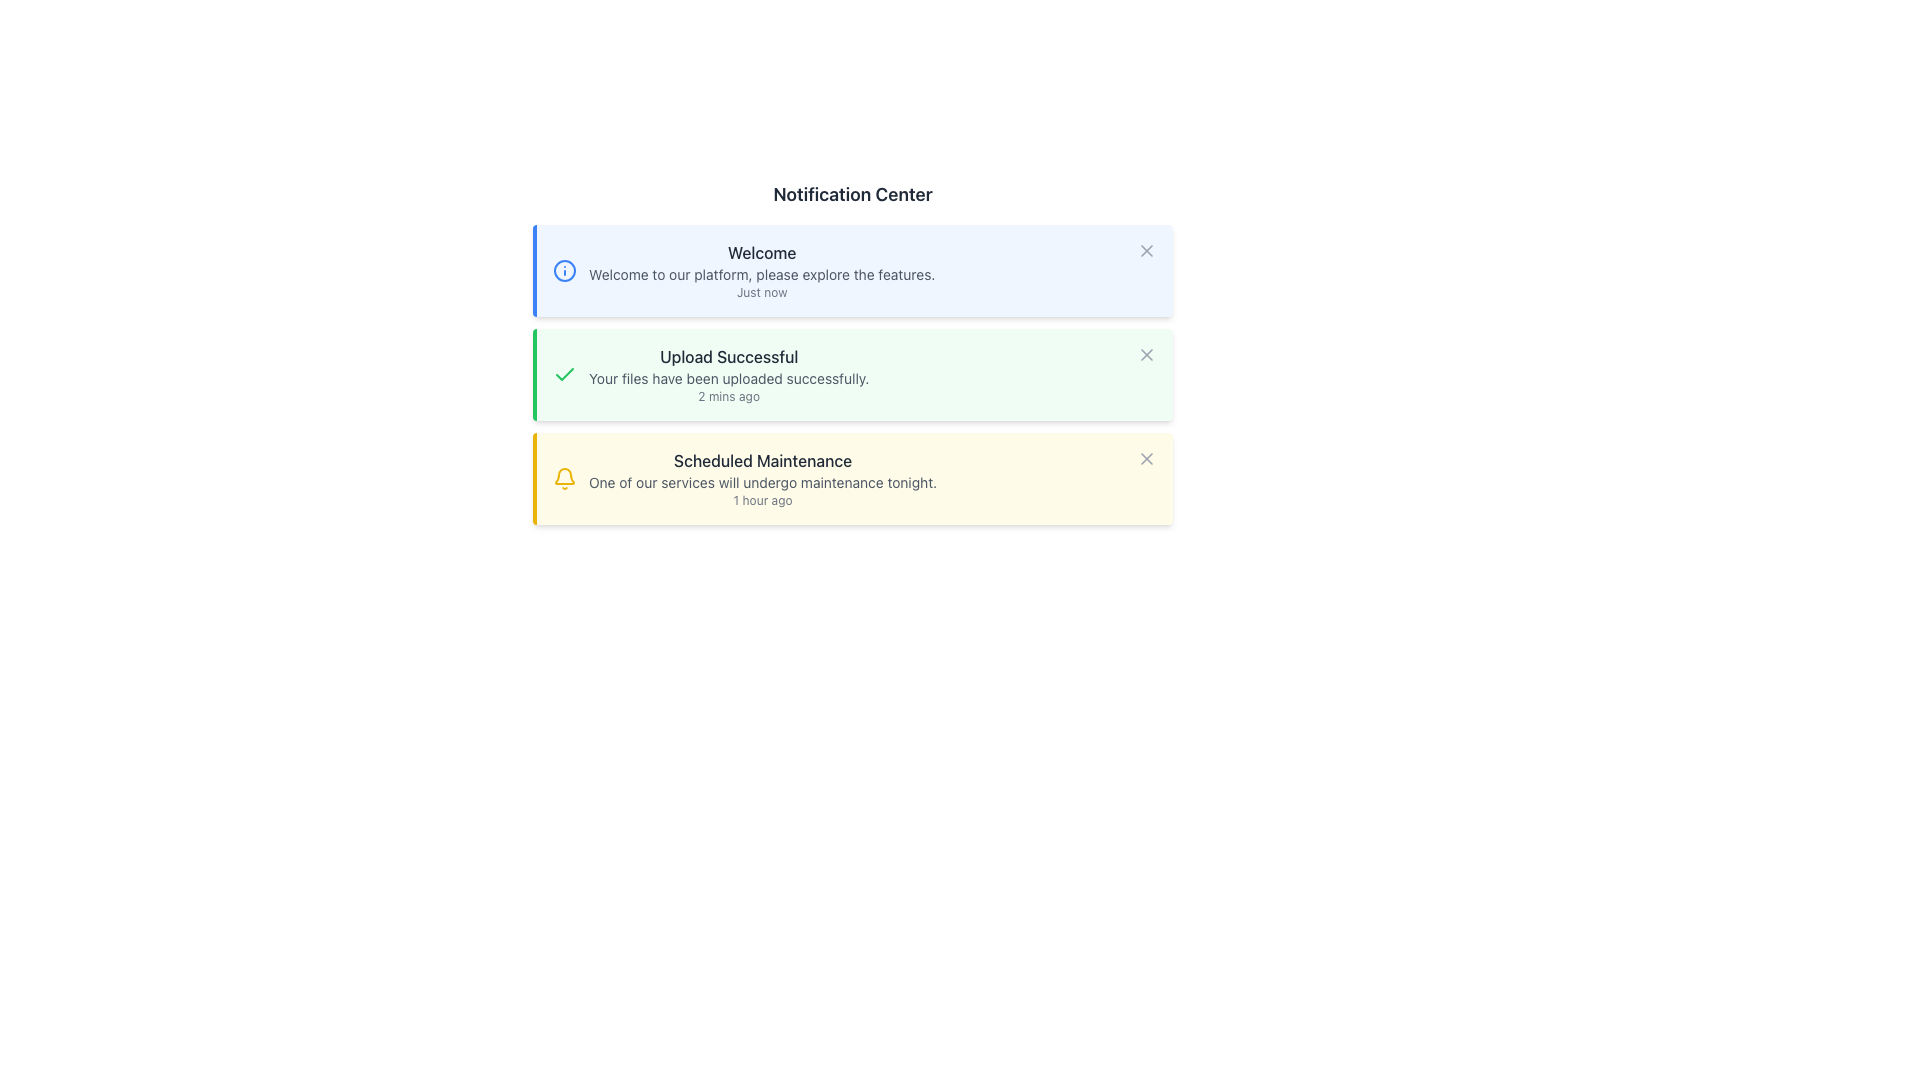  I want to click on the notification card that provides a welcoming message to the user, located at the top of the notification list under 'Notification Center', so click(761, 270).